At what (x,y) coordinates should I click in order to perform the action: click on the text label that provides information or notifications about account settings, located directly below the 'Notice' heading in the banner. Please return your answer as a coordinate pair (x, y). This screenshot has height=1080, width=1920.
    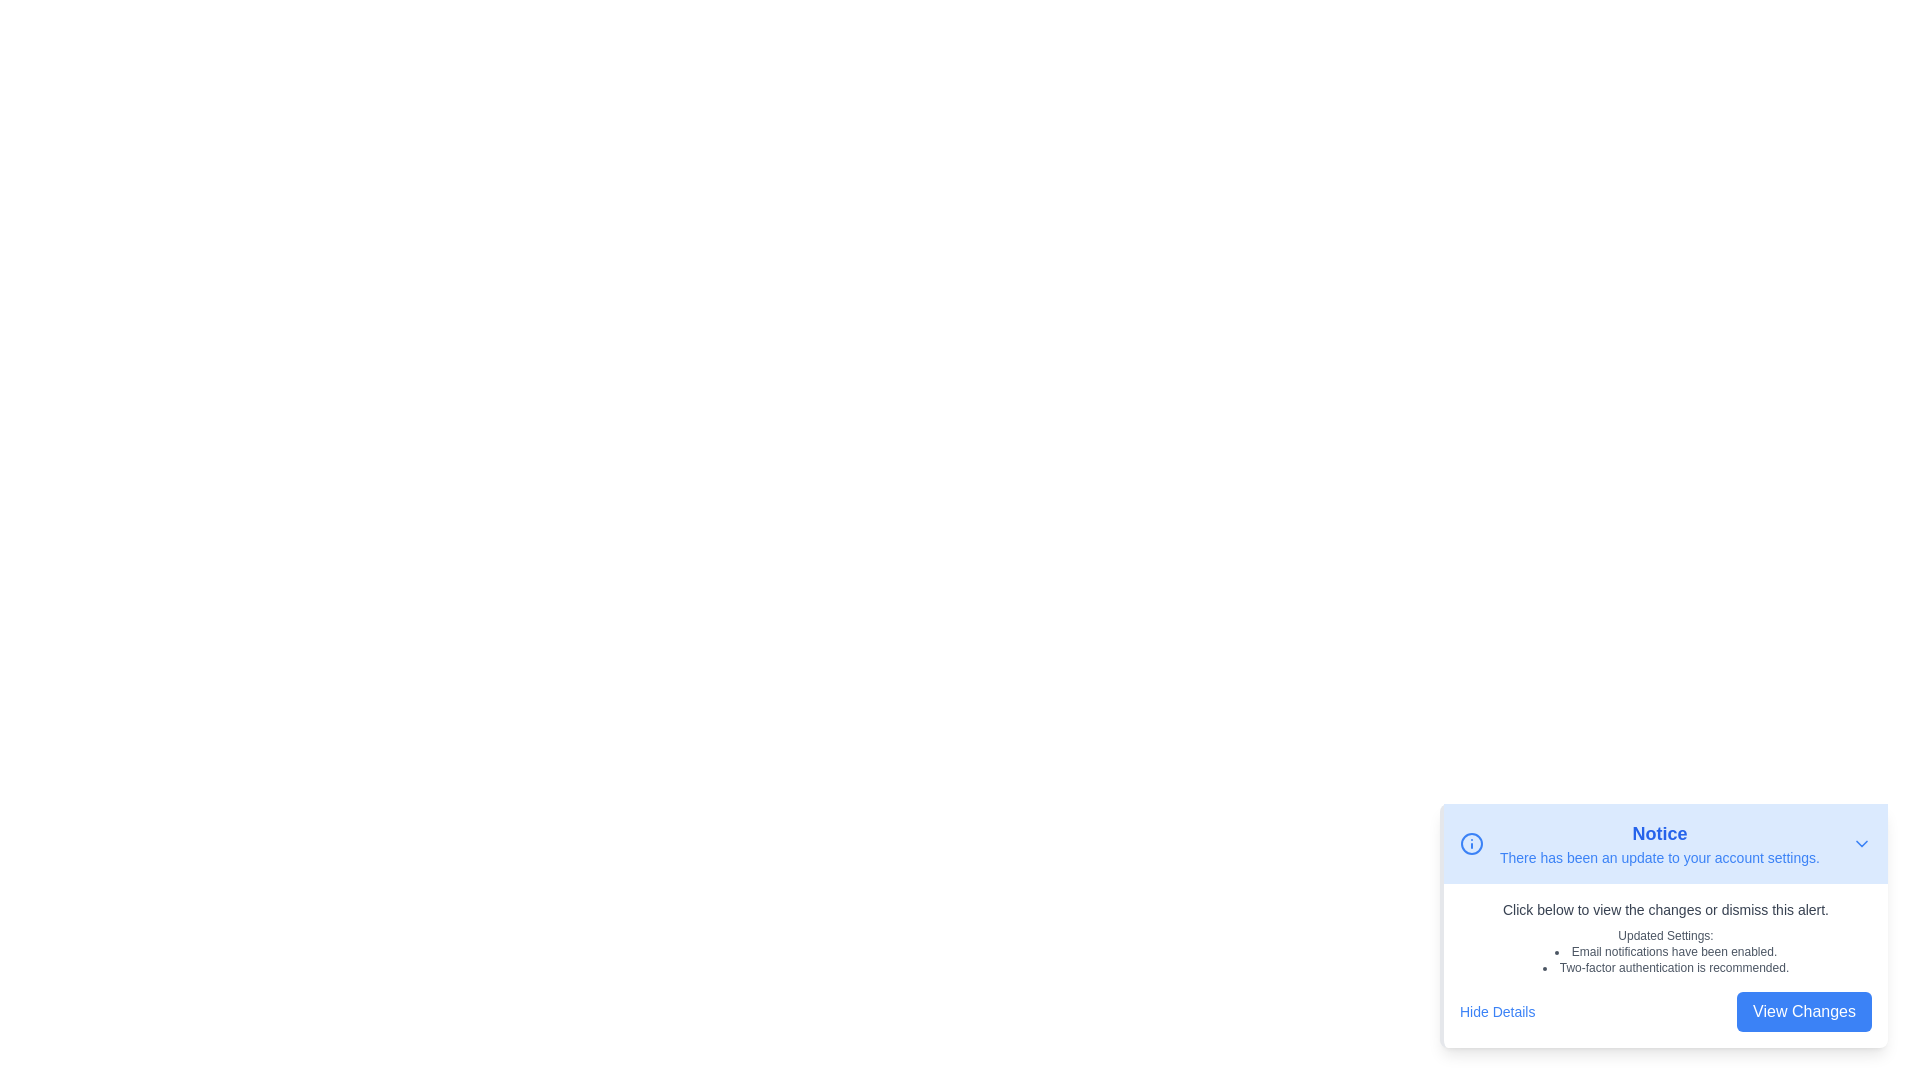
    Looking at the image, I should click on (1660, 856).